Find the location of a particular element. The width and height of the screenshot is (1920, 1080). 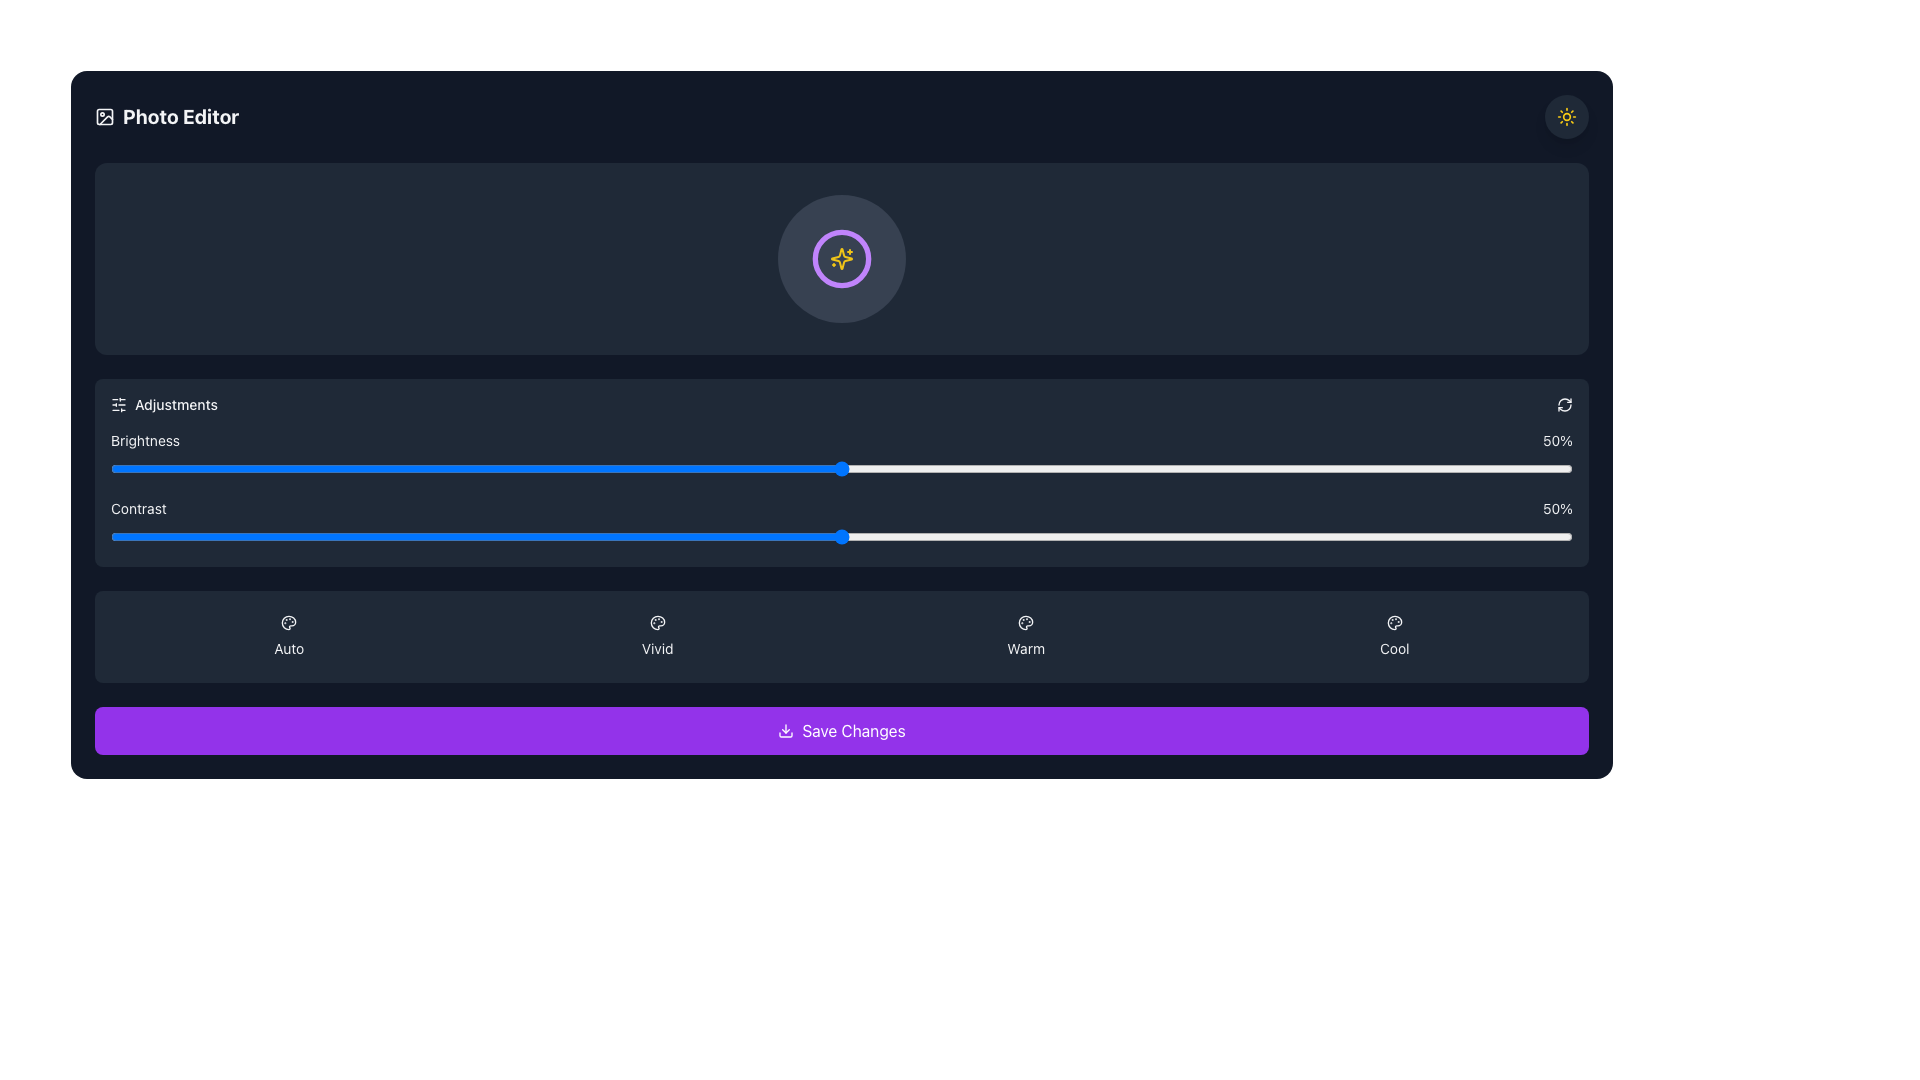

brightness is located at coordinates (256, 469).